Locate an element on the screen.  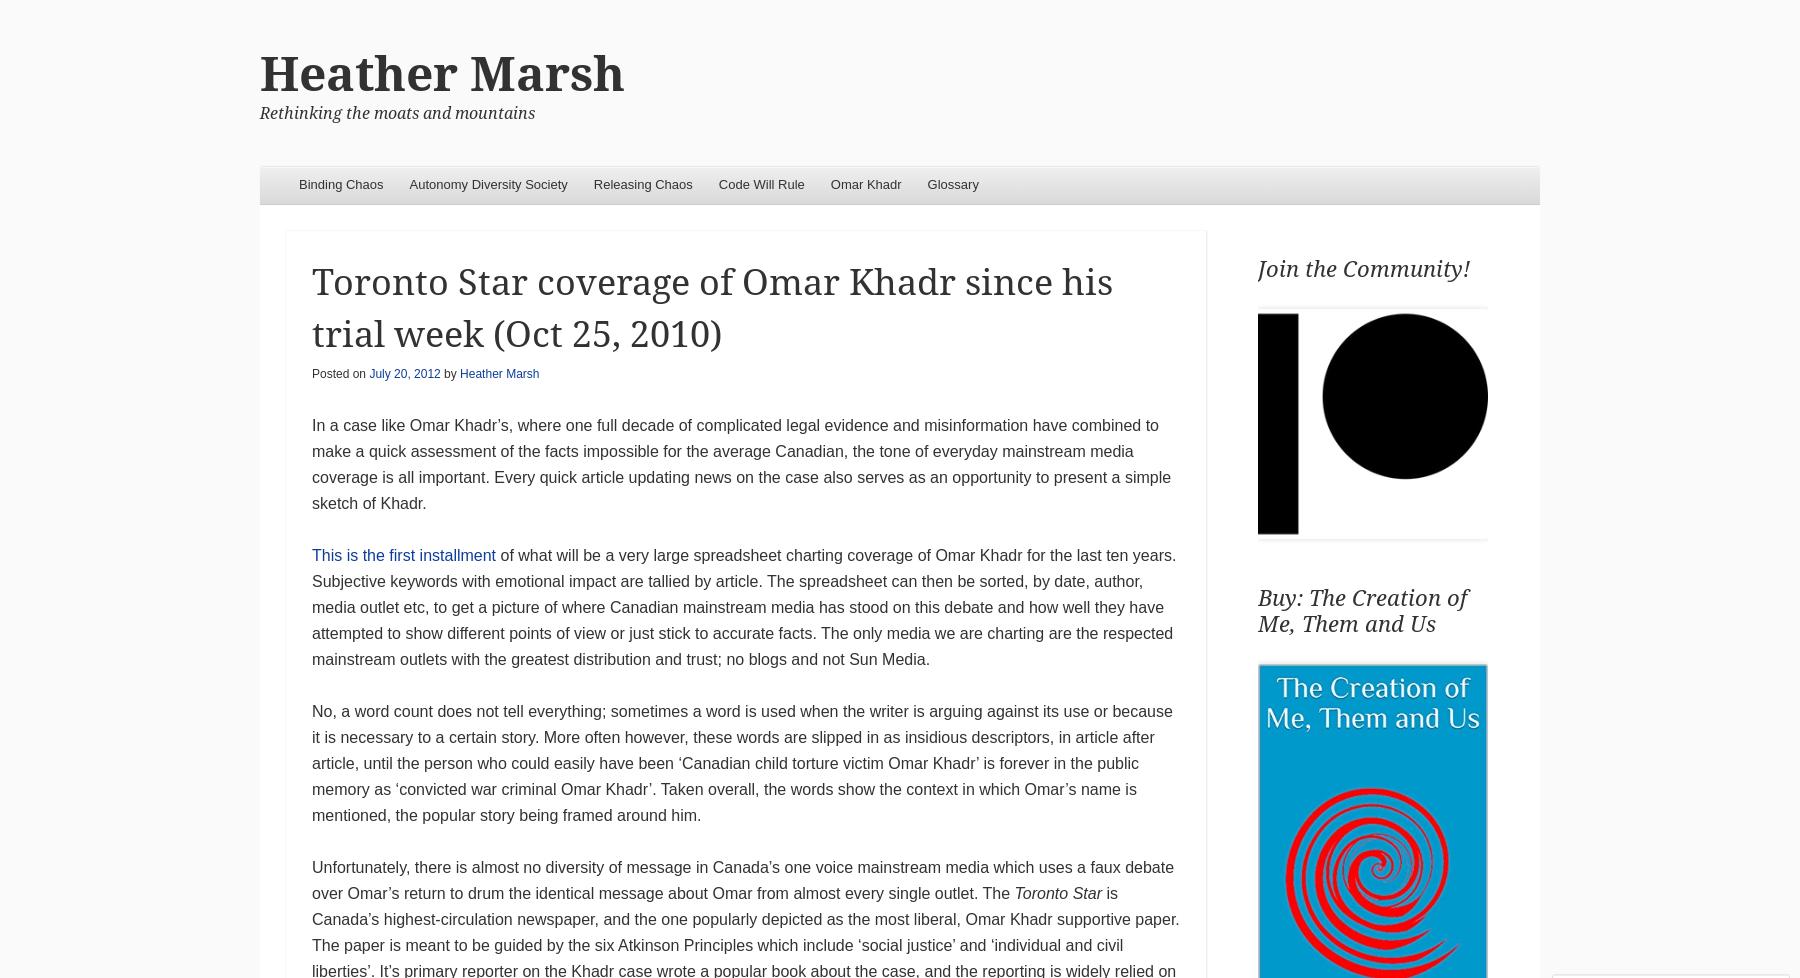
'Posted on' is located at coordinates (340, 372).